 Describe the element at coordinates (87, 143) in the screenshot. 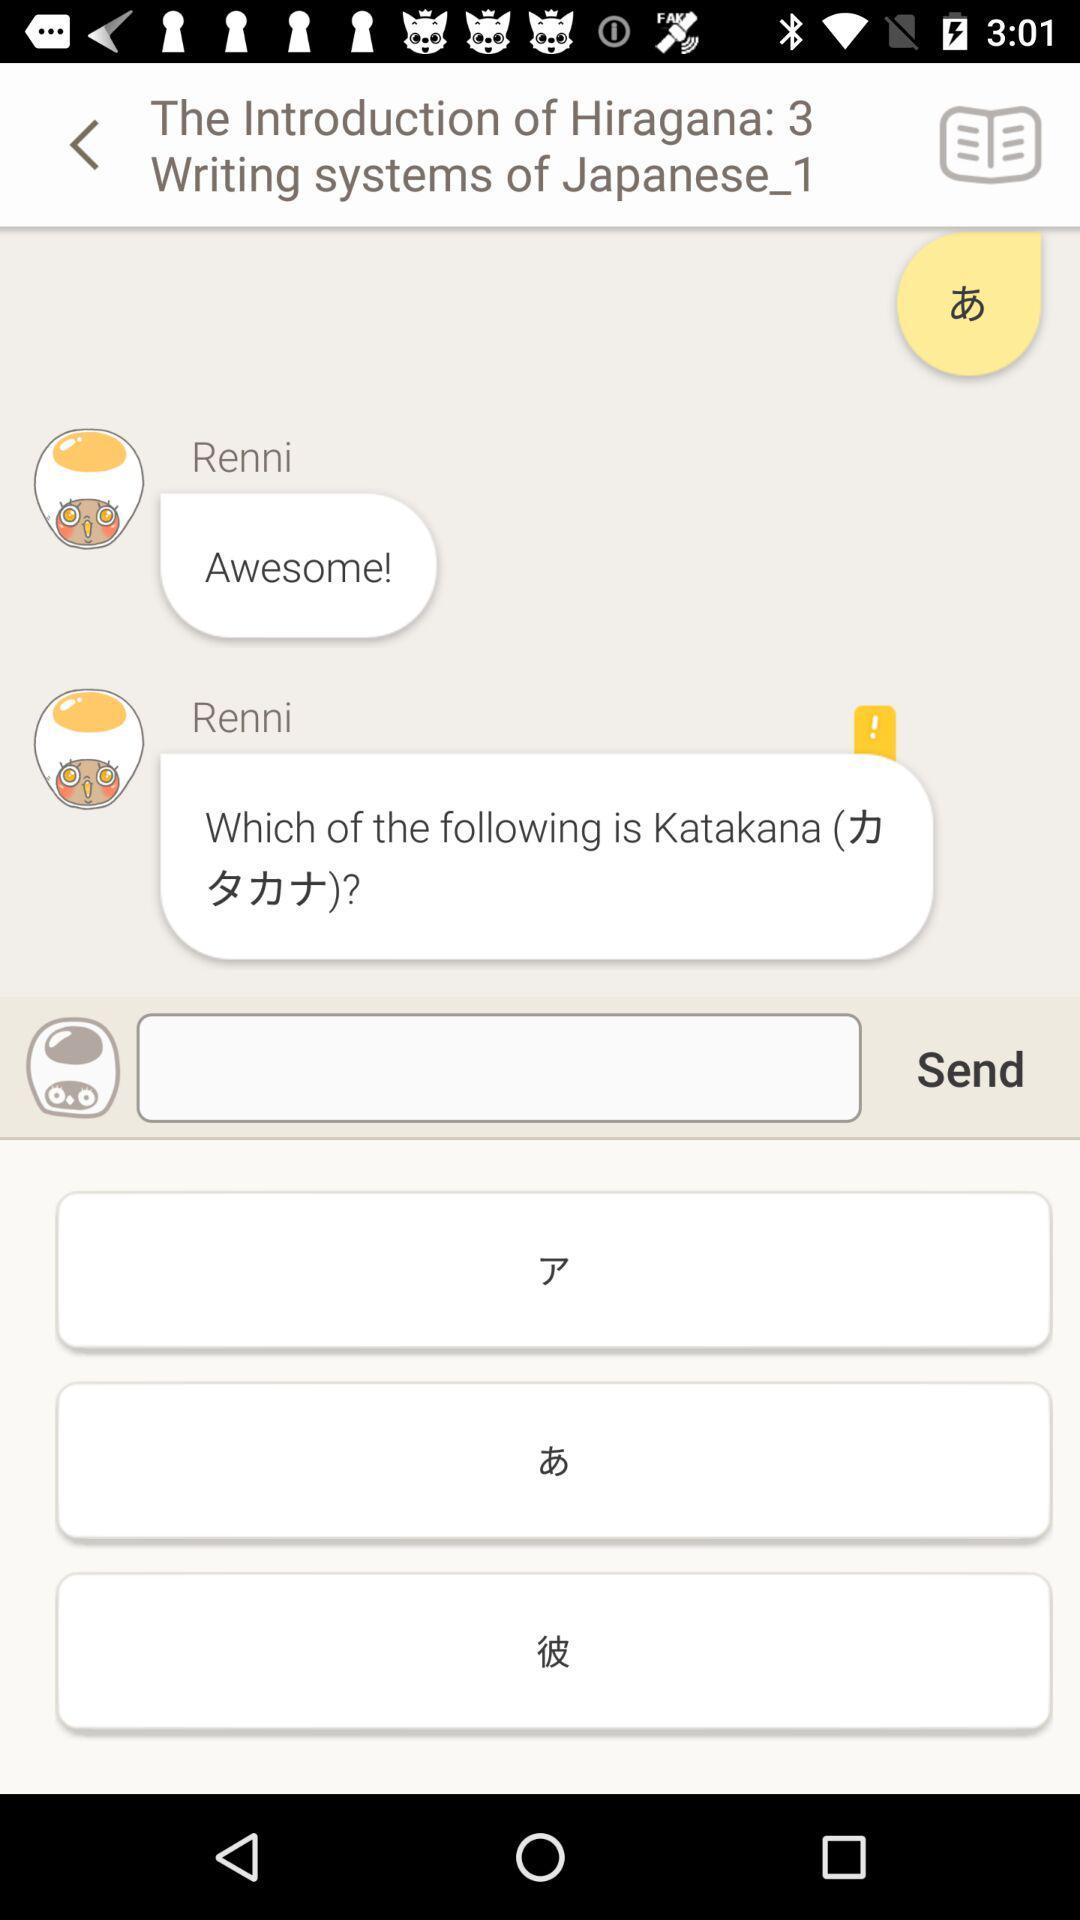

I see `the arrow_backward icon` at that location.